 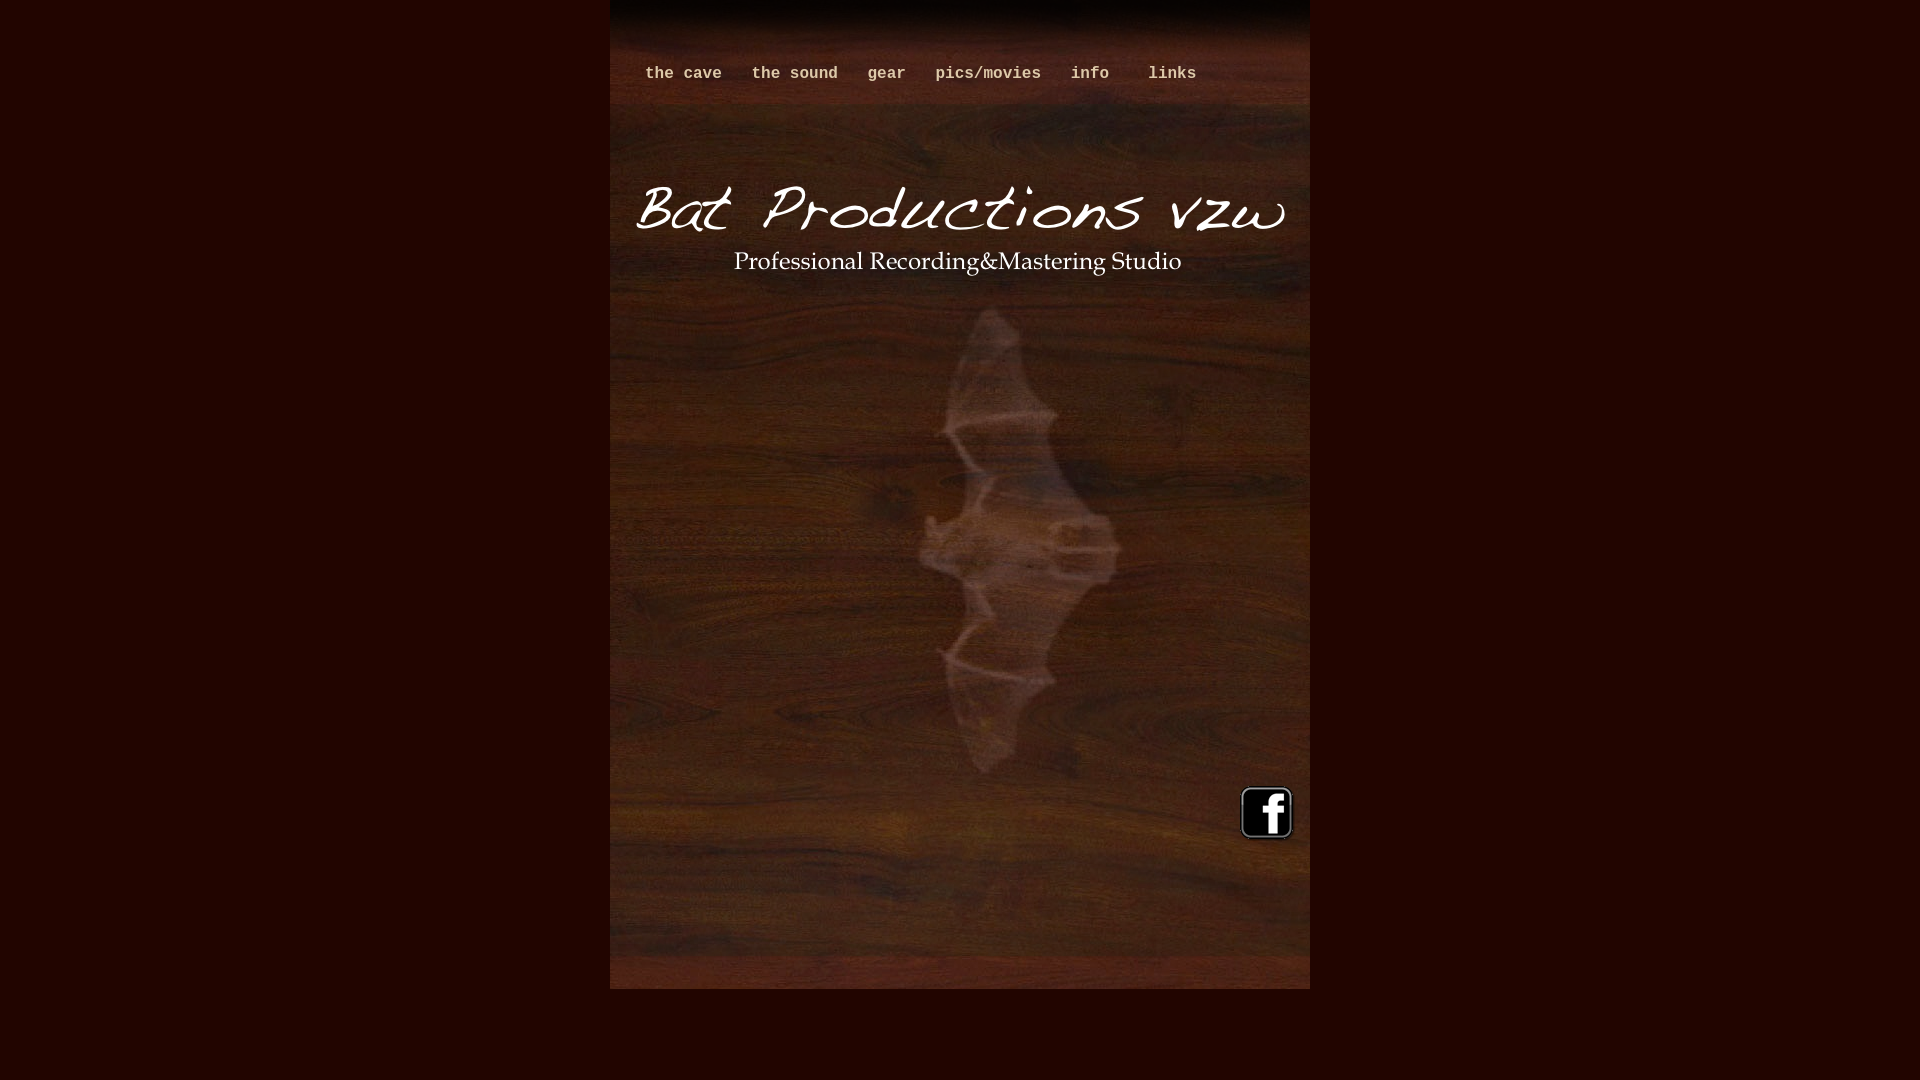 What do you see at coordinates (1093, 72) in the screenshot?
I see `'info'` at bounding box center [1093, 72].